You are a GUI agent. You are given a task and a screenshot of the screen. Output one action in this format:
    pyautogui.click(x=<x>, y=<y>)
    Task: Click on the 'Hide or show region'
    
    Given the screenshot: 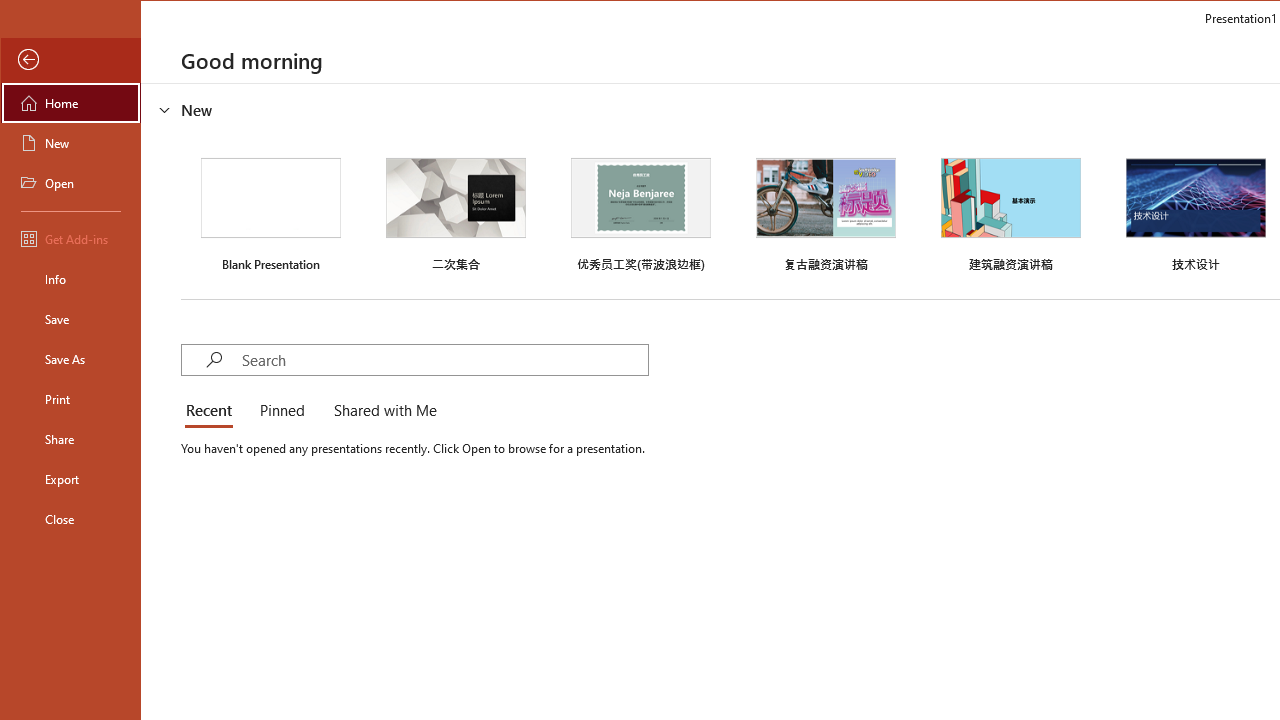 What is the action you would take?
    pyautogui.click(x=165, y=109)
    